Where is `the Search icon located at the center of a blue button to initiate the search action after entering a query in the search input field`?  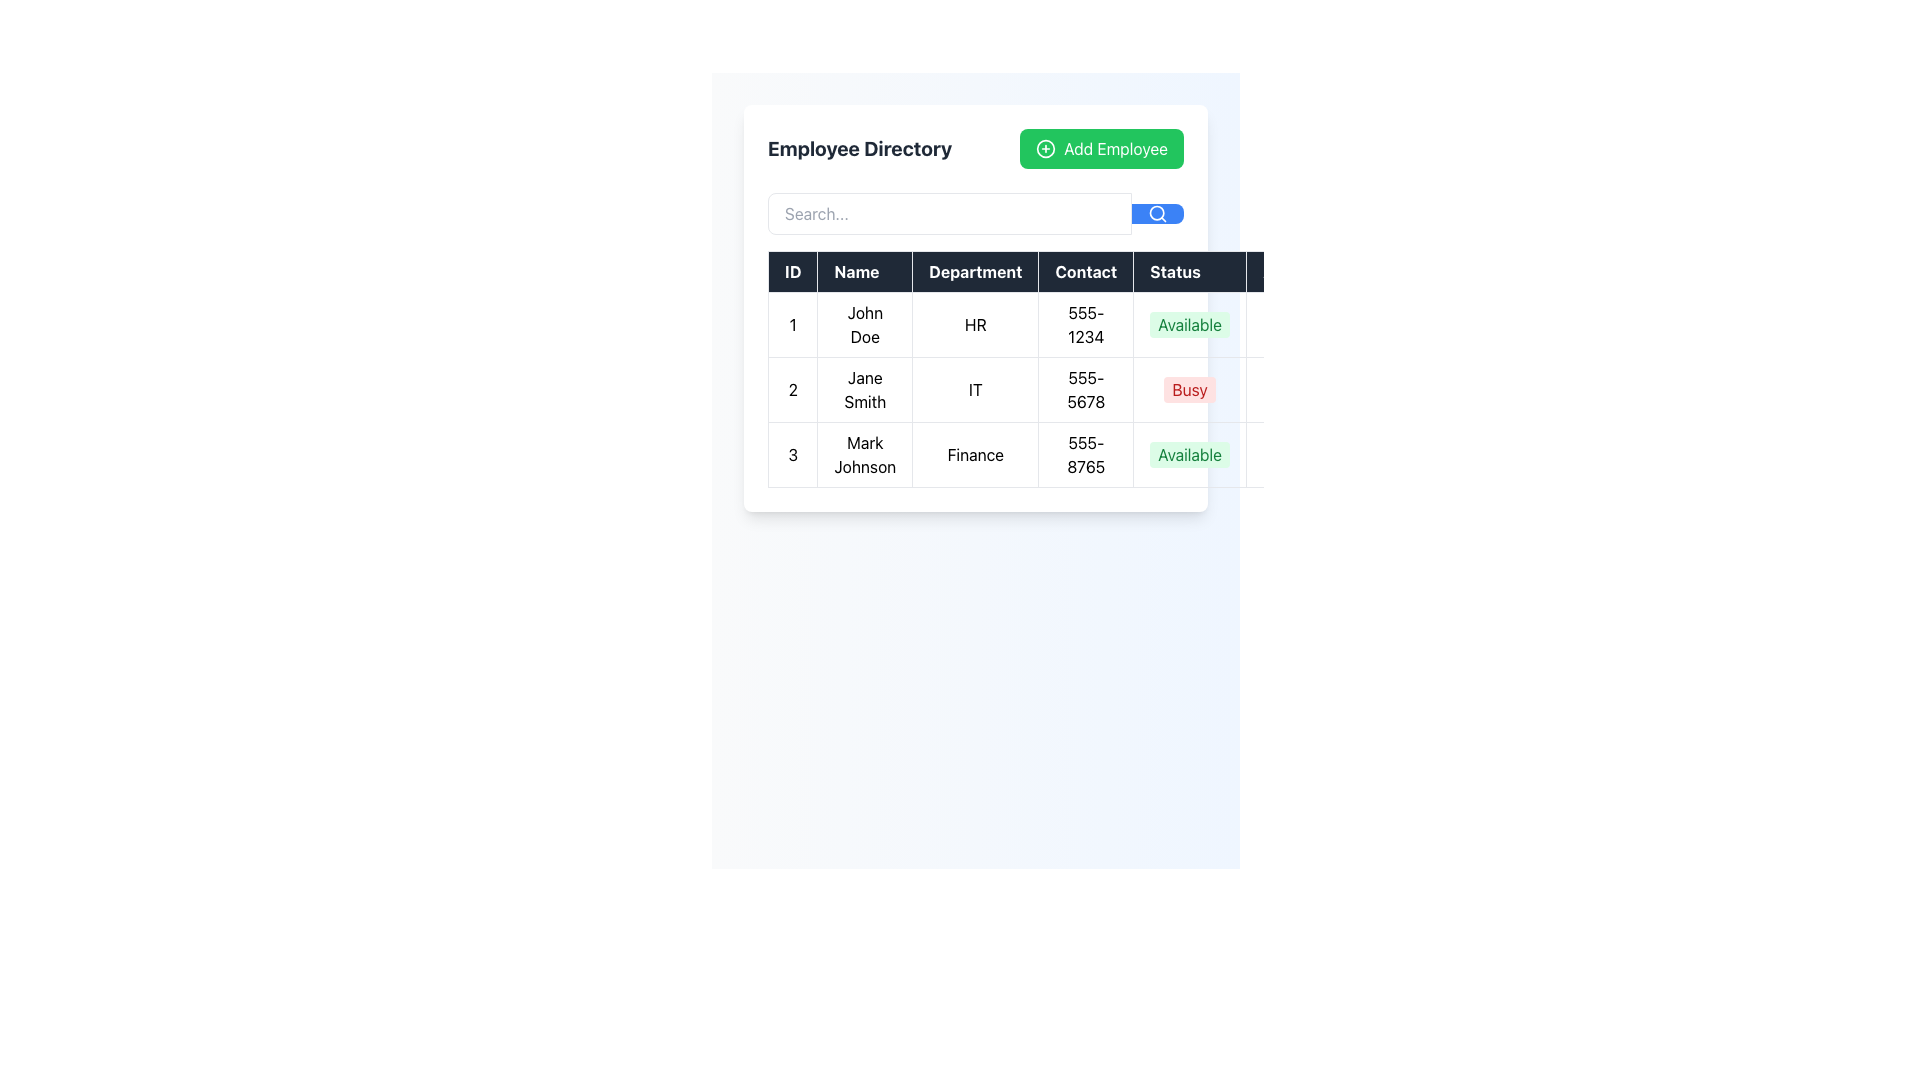
the Search icon located at the center of a blue button to initiate the search action after entering a query in the search input field is located at coordinates (1157, 213).